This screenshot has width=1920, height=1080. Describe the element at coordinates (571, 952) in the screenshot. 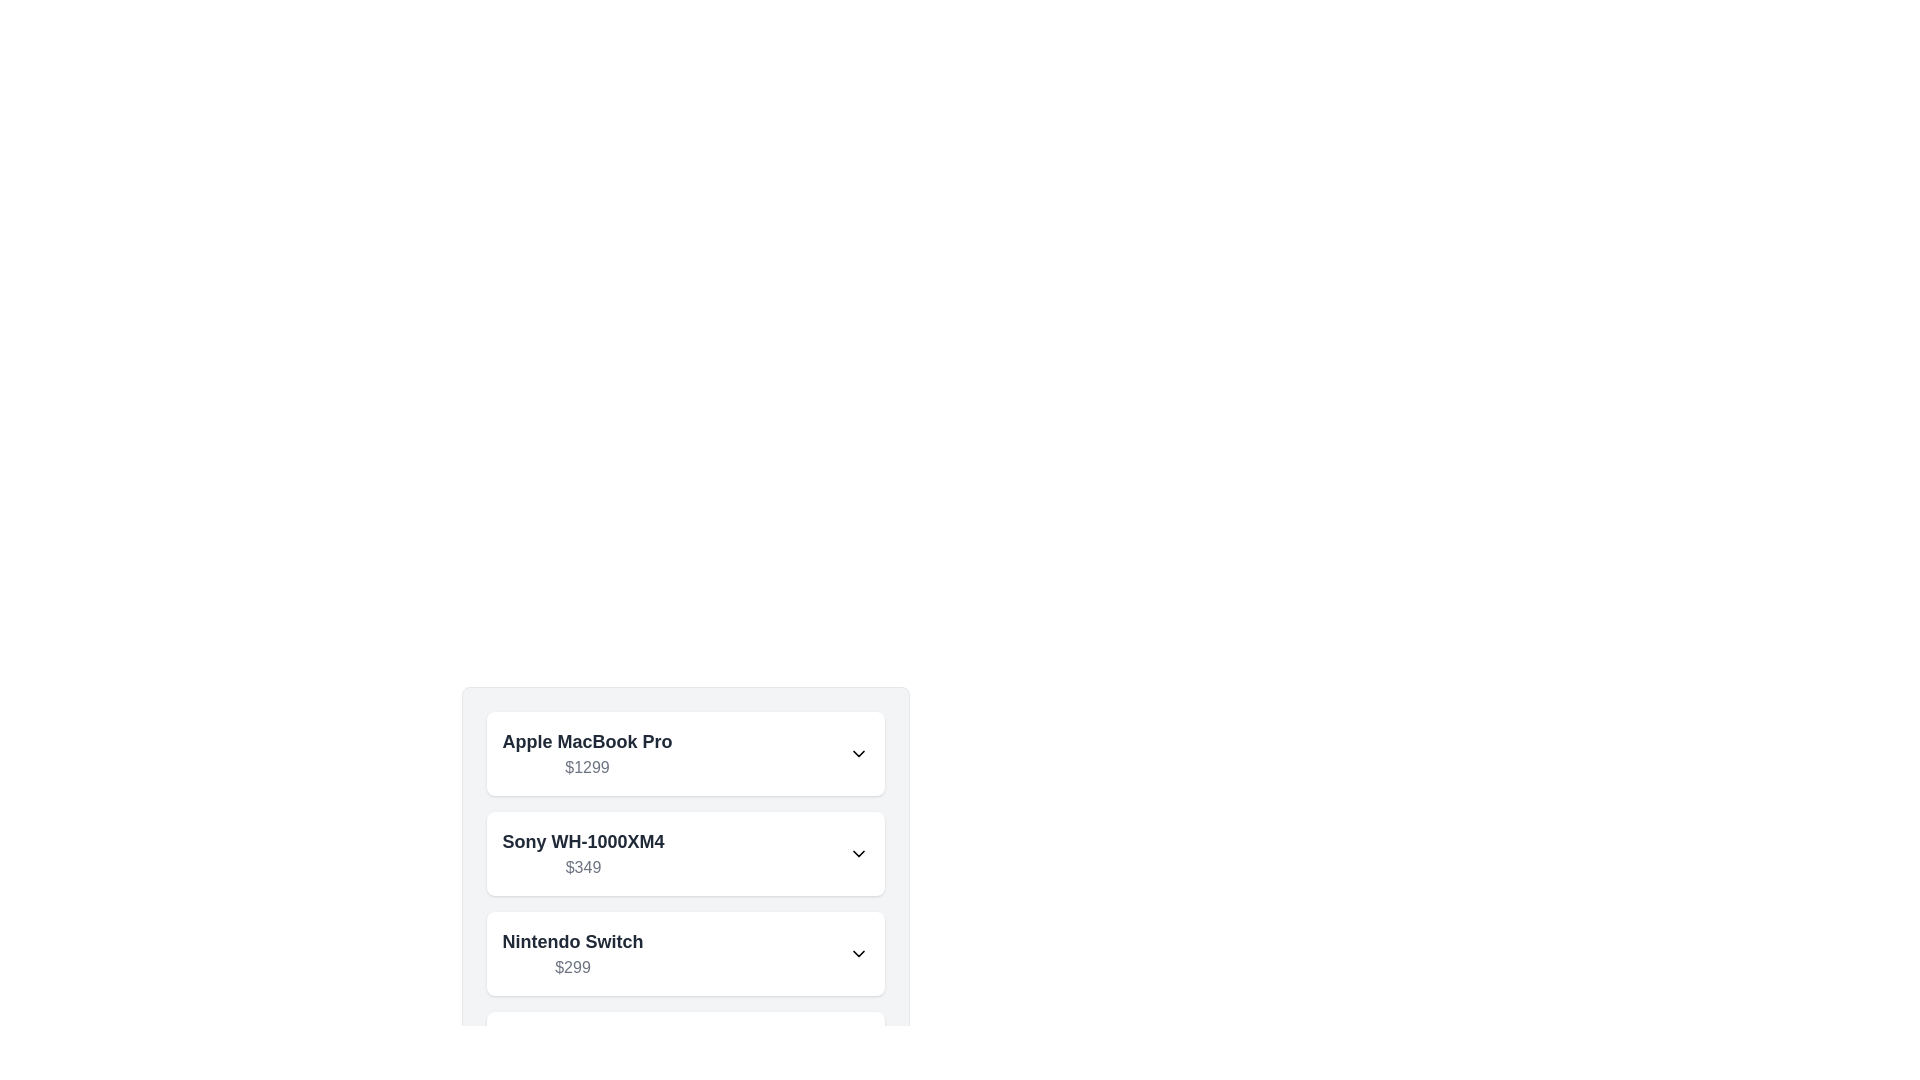

I see `the third item in the vertical product list that displays the name and price of a product, located below 'Sony WH-1000XM4'` at that location.